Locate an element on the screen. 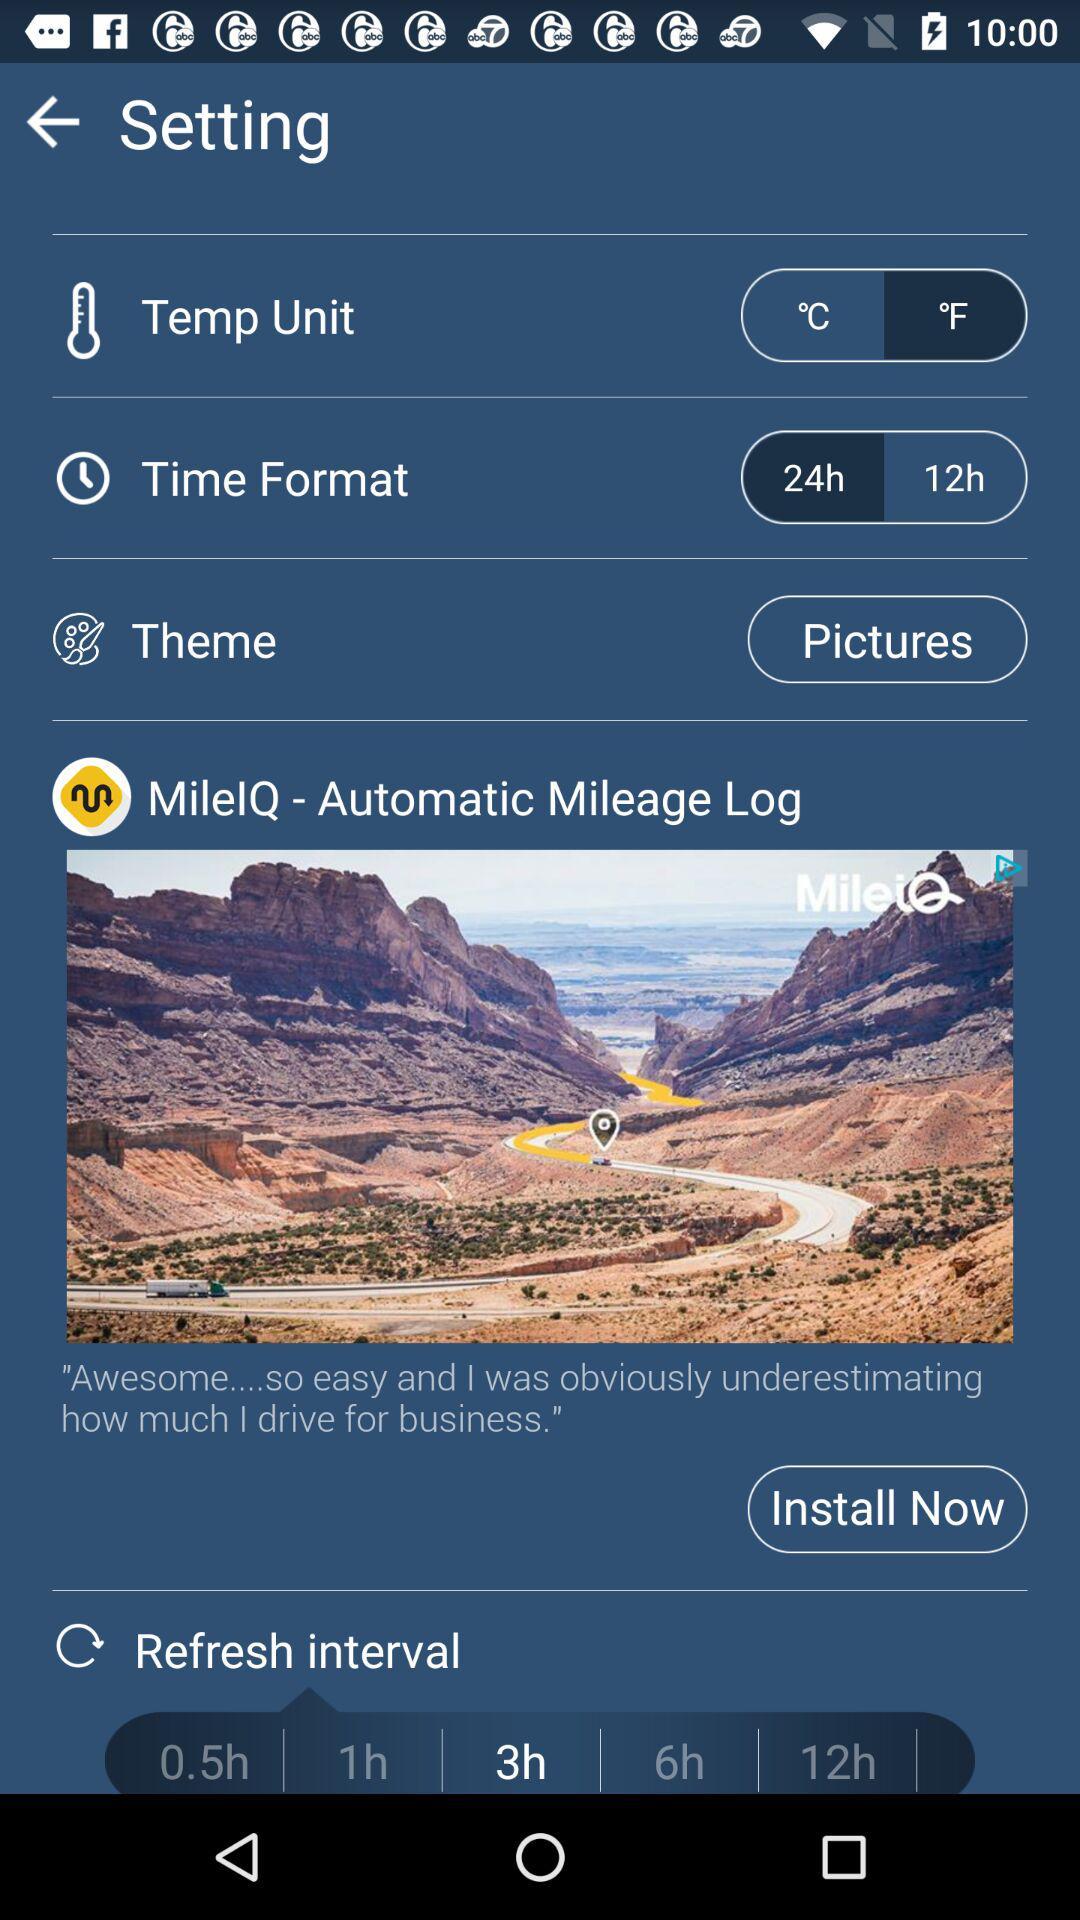 Image resolution: width=1080 pixels, height=1920 pixels. the icon next to 0.5h app is located at coordinates (362, 1760).